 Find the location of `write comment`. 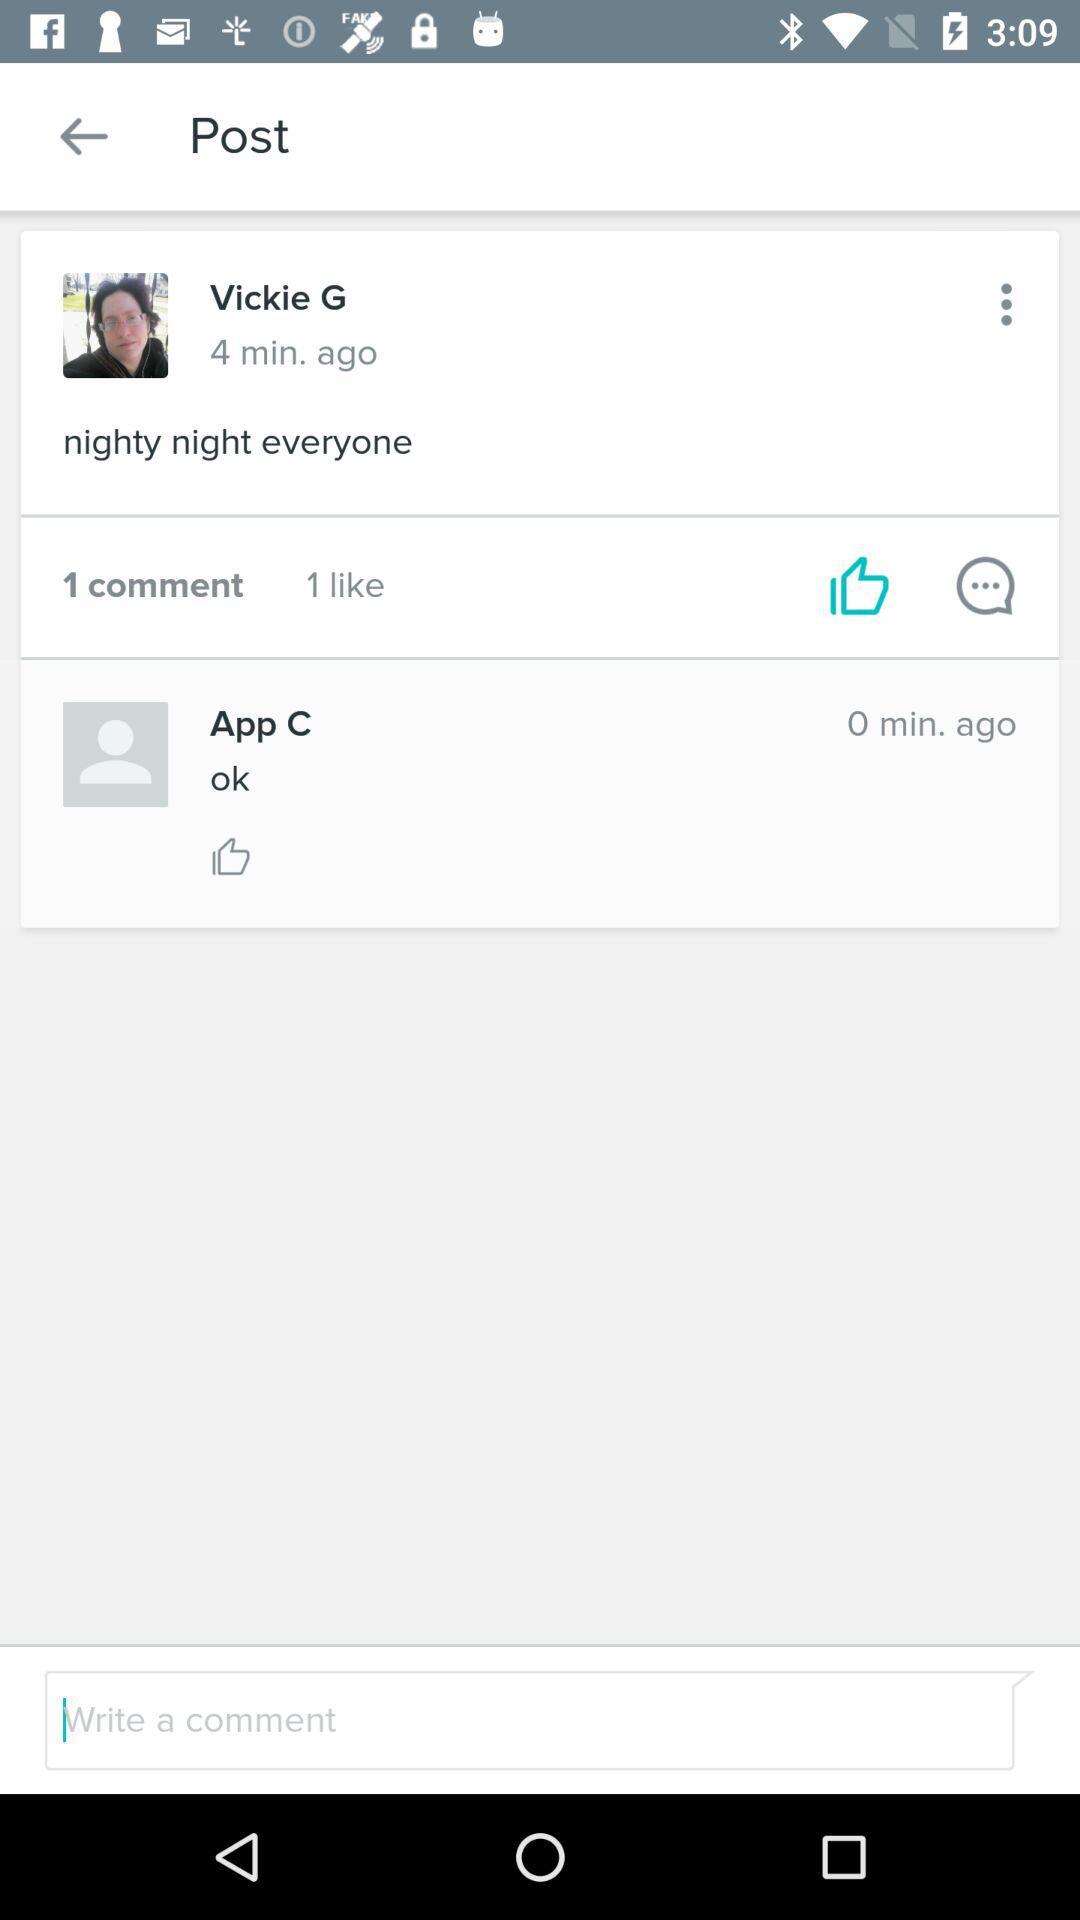

write comment is located at coordinates (984, 584).